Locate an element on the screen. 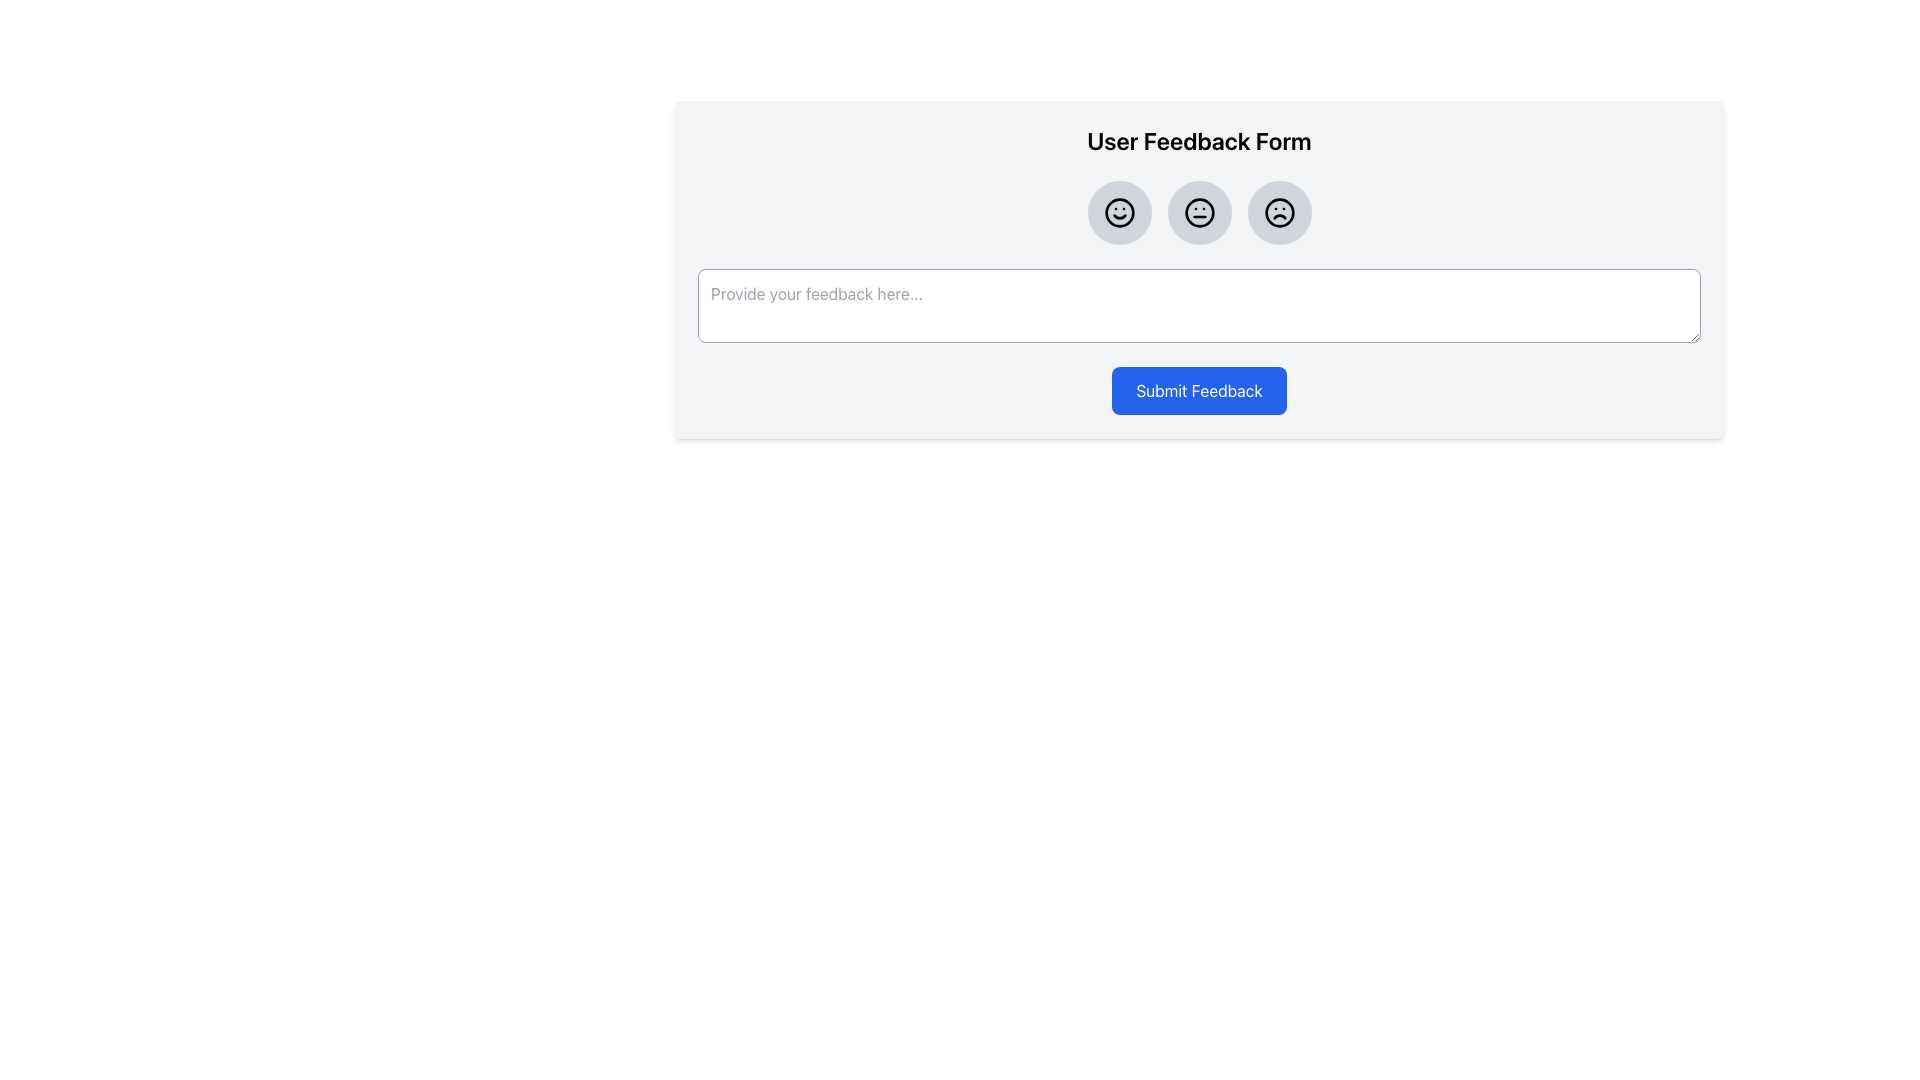 Image resolution: width=1920 pixels, height=1080 pixels. the Feedback Button using tab navigation is located at coordinates (1118, 212).